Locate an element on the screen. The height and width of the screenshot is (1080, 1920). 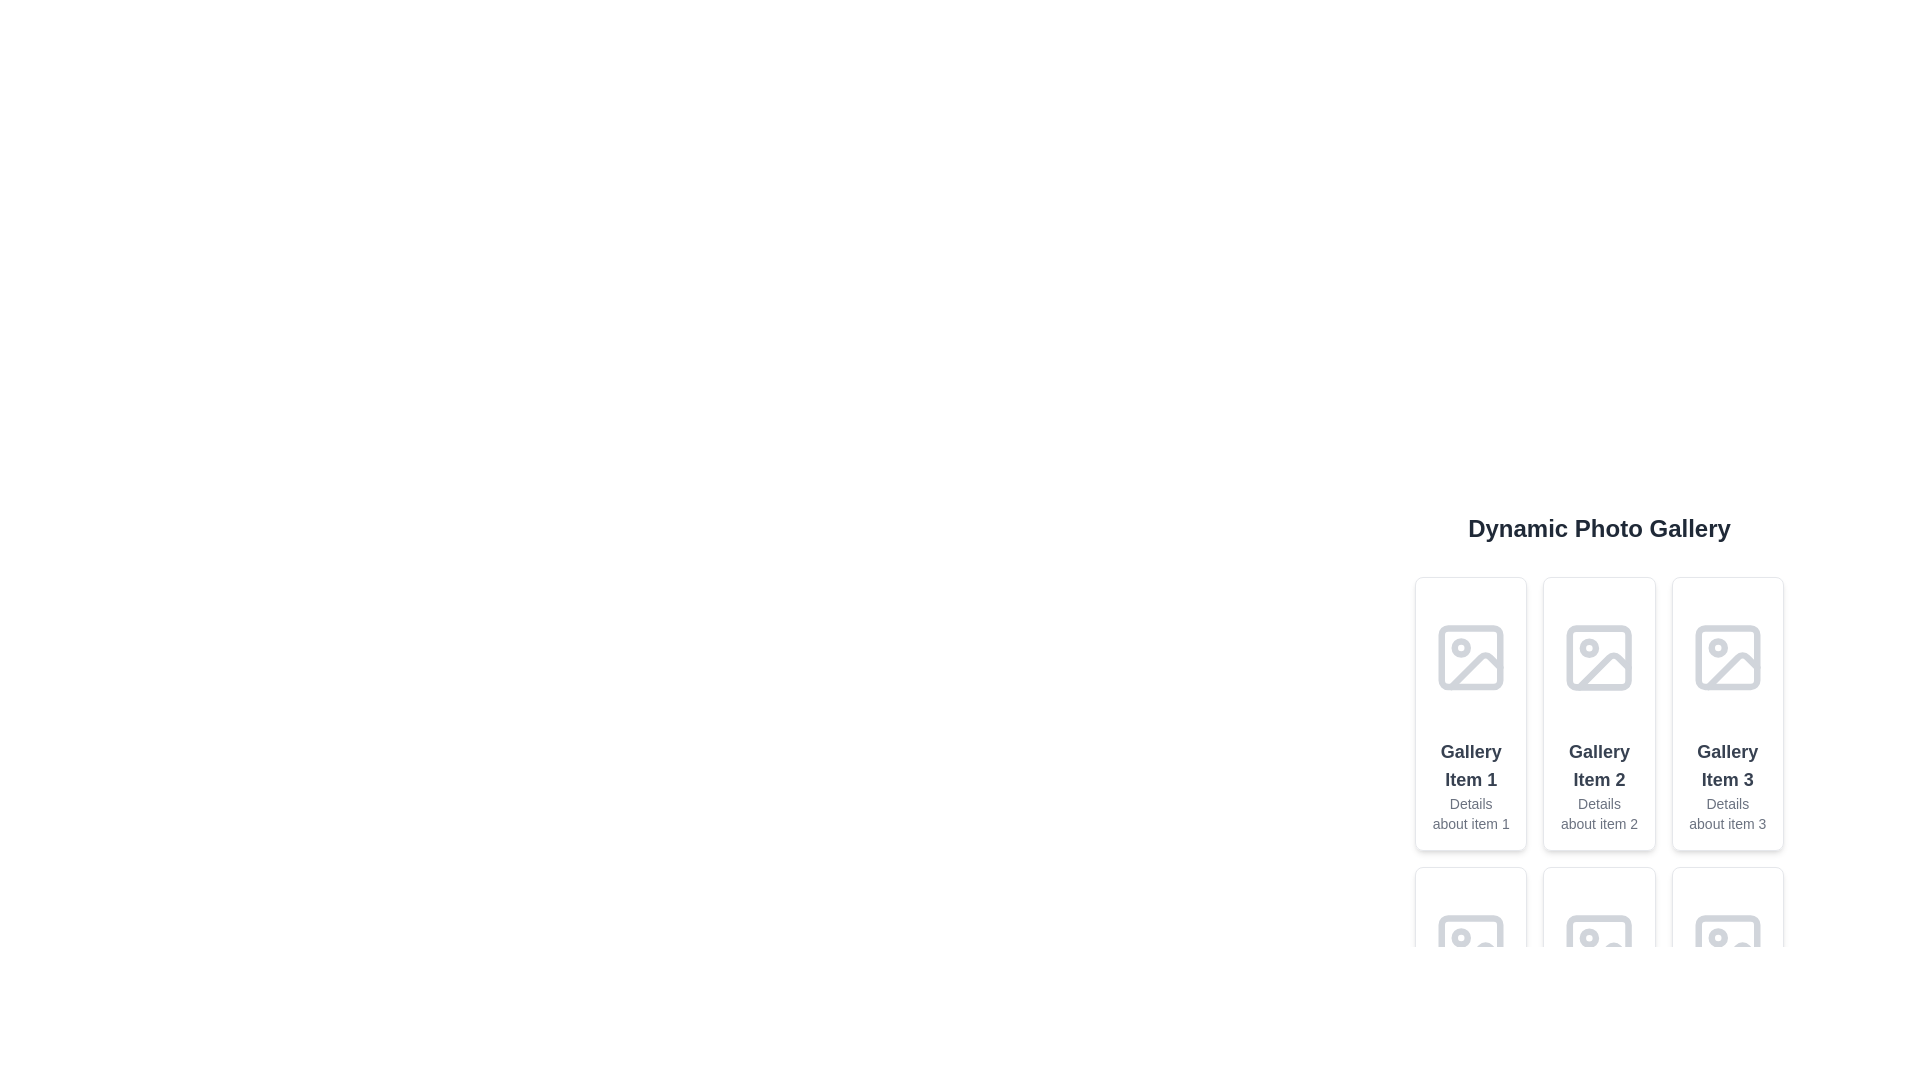
rectangular graphical element with rounded corners styled in light gray, located in the bottom-right card of the gallery grid, which serves as the background for an image icon is located at coordinates (1726, 947).